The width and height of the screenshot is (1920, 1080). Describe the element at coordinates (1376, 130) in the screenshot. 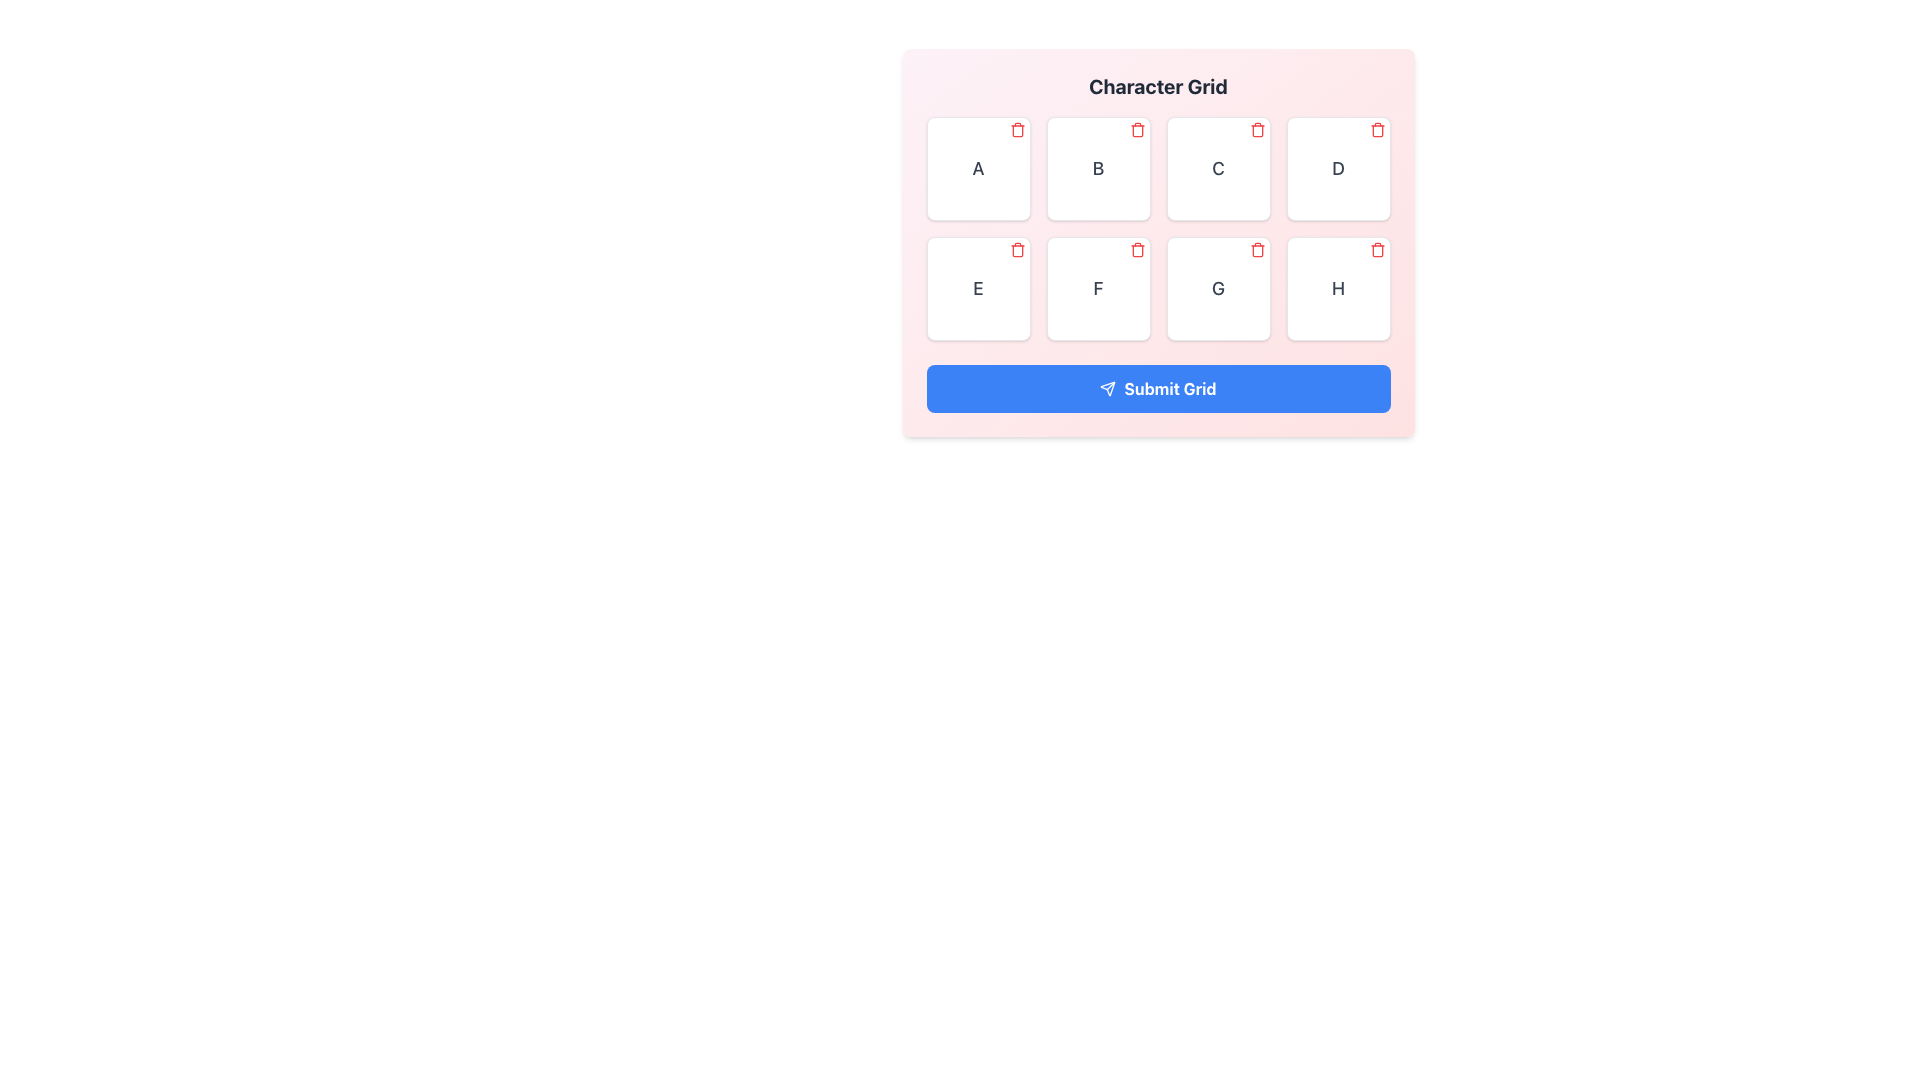

I see `the red trash bin icon in the top-right corner of the character cell labeled 'D'` at that location.